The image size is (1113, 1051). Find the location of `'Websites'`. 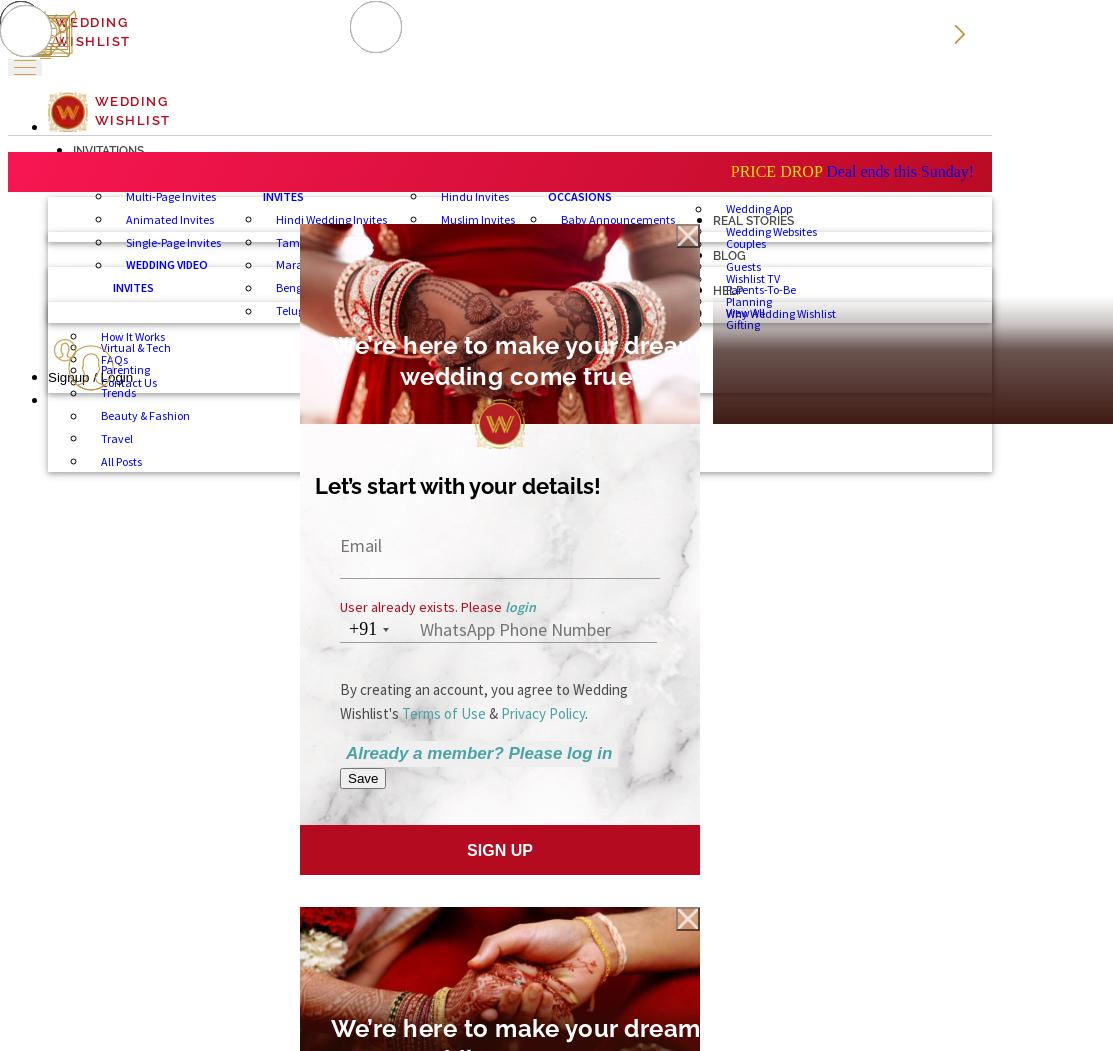

'Websites' is located at coordinates (741, 184).